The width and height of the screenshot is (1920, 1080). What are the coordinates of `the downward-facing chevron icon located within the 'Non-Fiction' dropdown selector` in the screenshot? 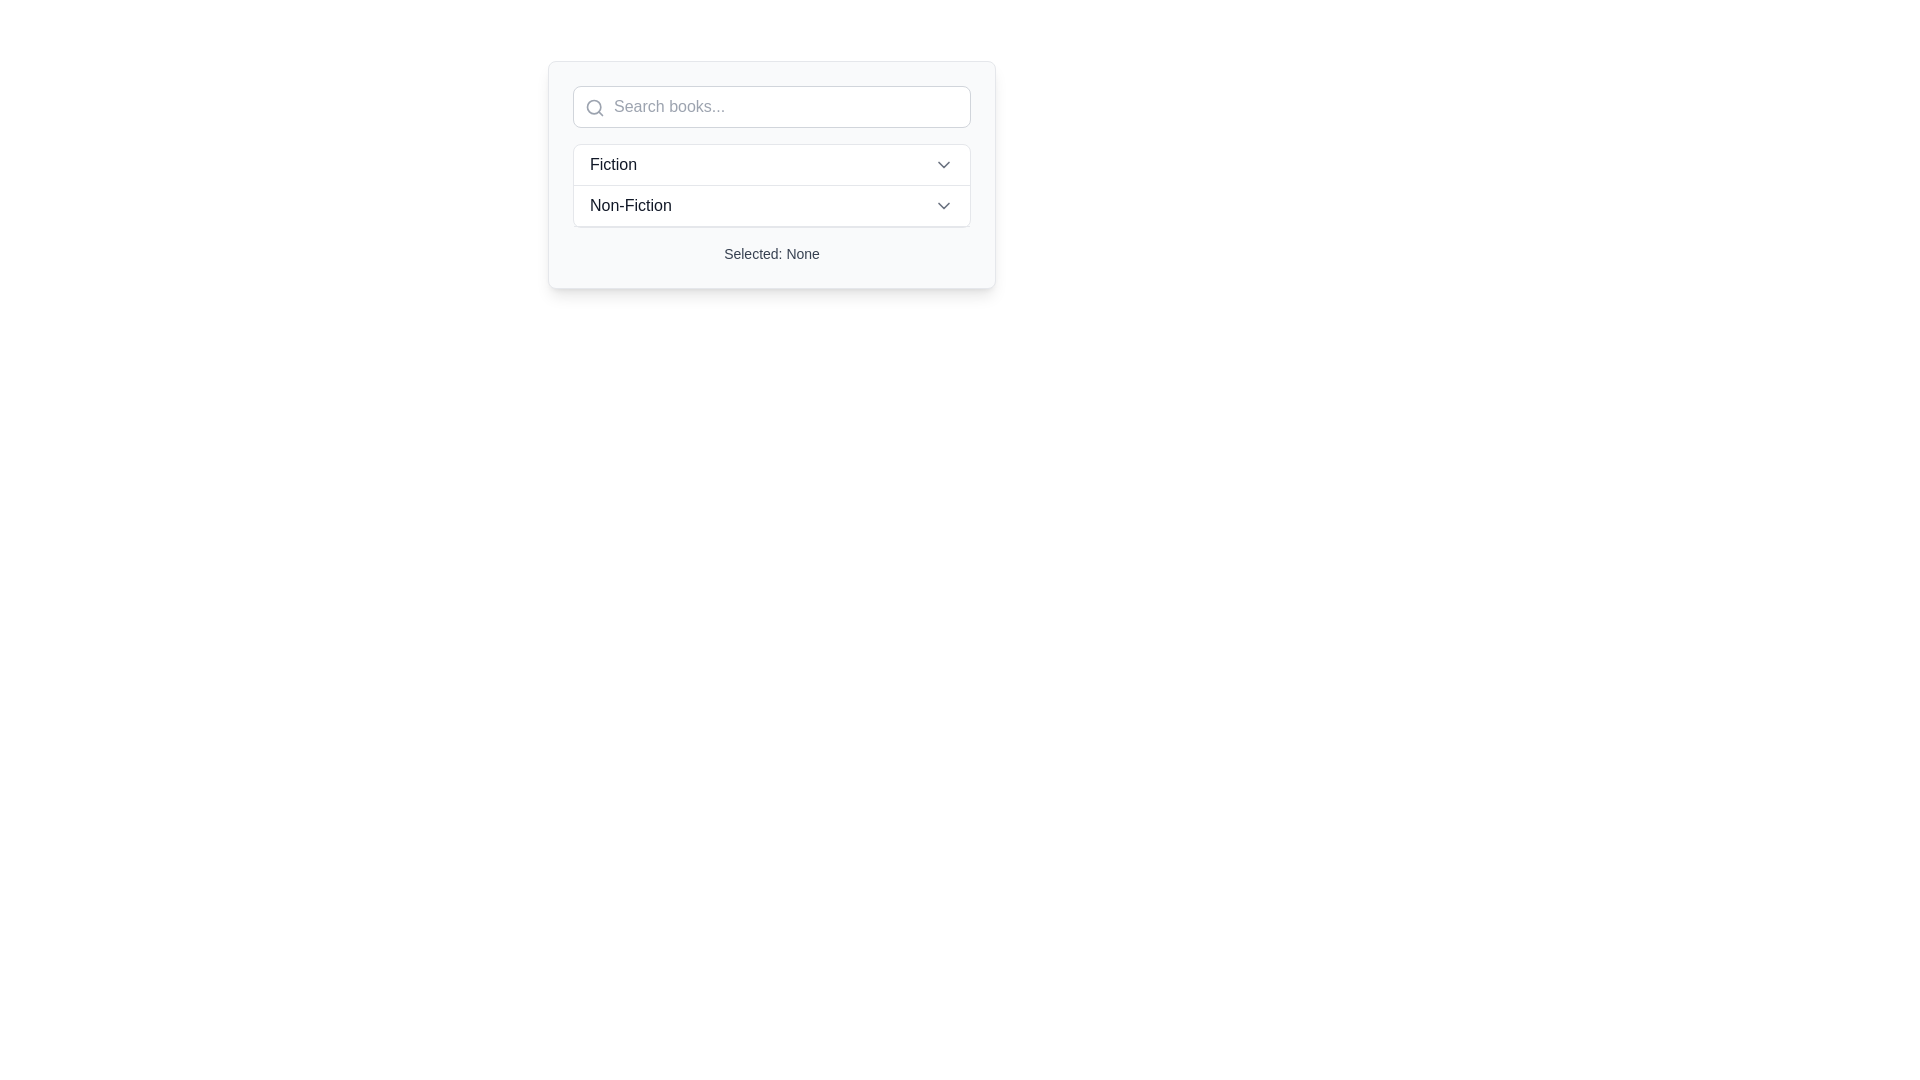 It's located at (943, 205).